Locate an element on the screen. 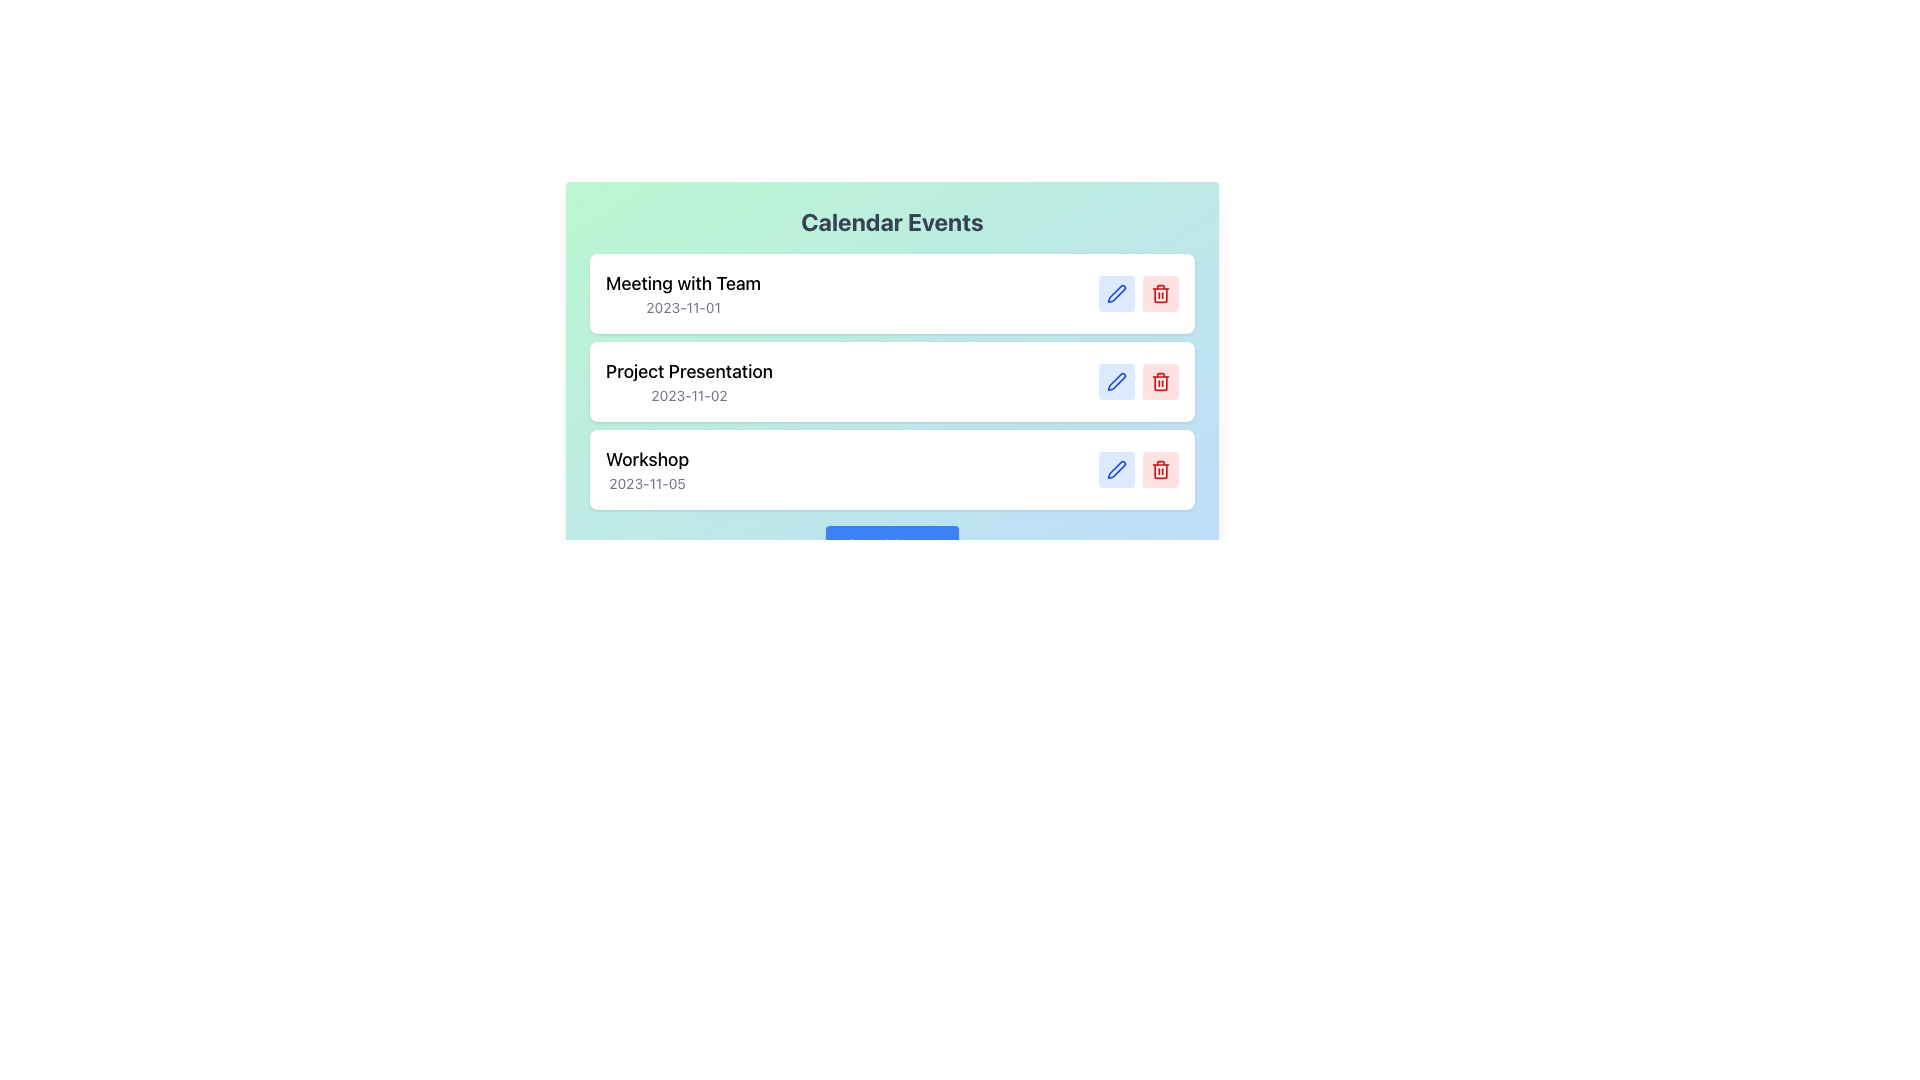 The image size is (1920, 1080). the rectangular button with a blue background and white text that reads 'Add Event' to observe styling changes is located at coordinates (891, 546).